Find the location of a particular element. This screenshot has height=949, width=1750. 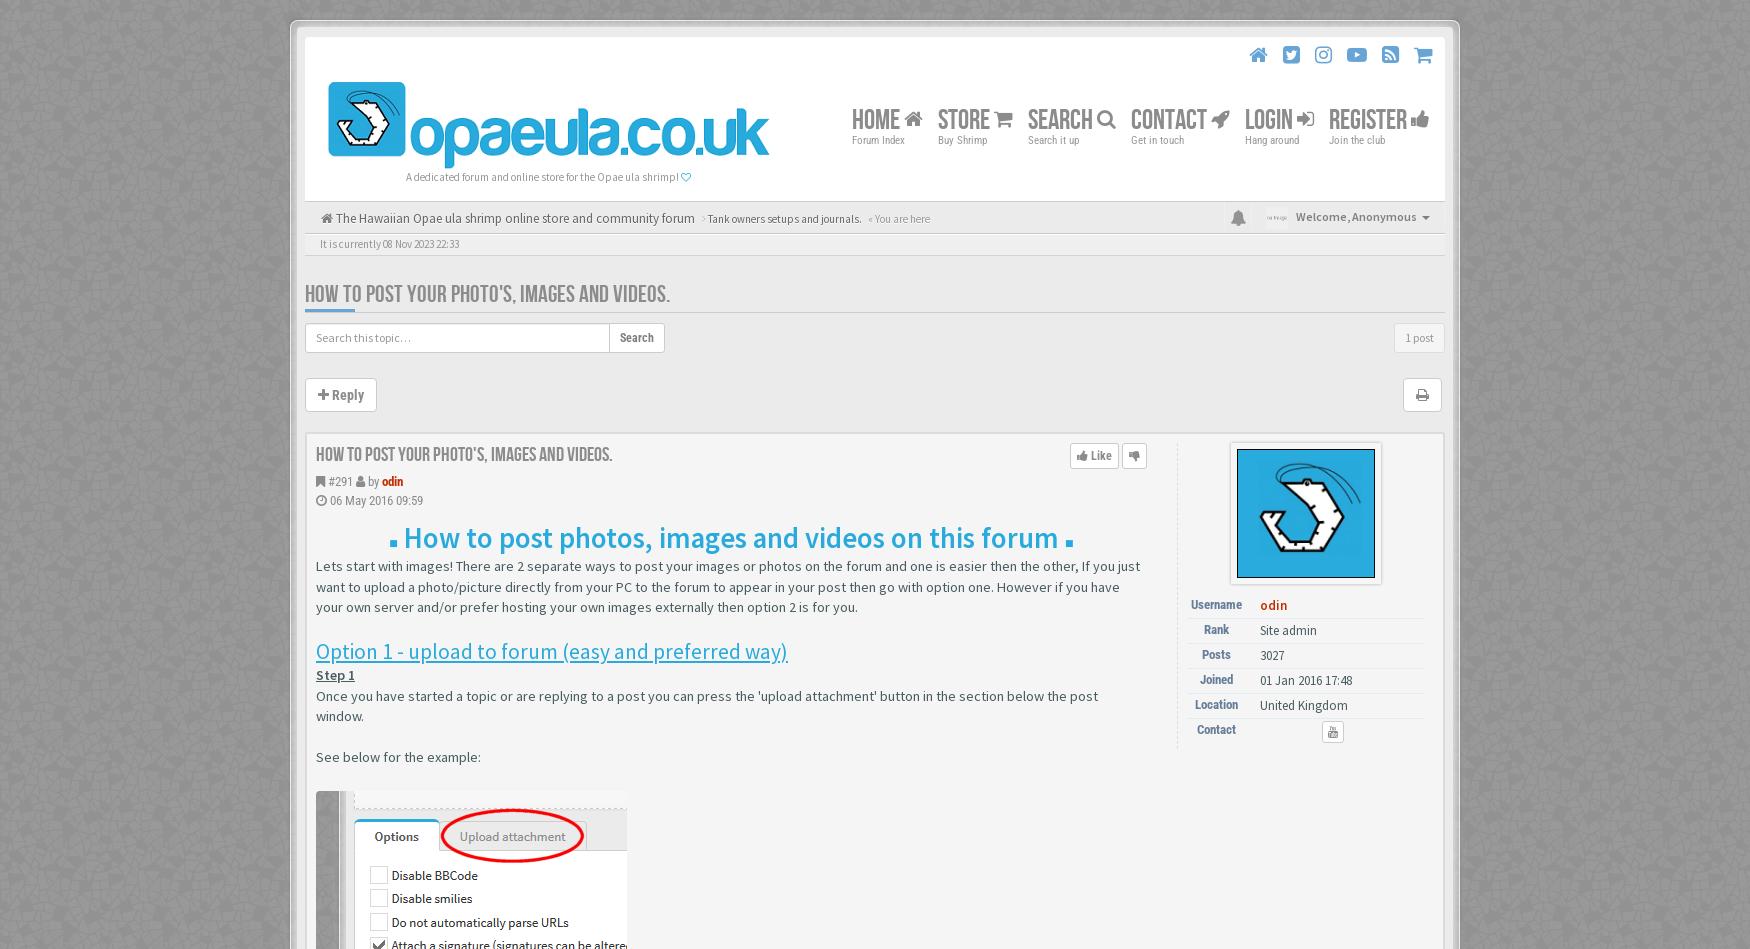

'Rank' is located at coordinates (1216, 628).